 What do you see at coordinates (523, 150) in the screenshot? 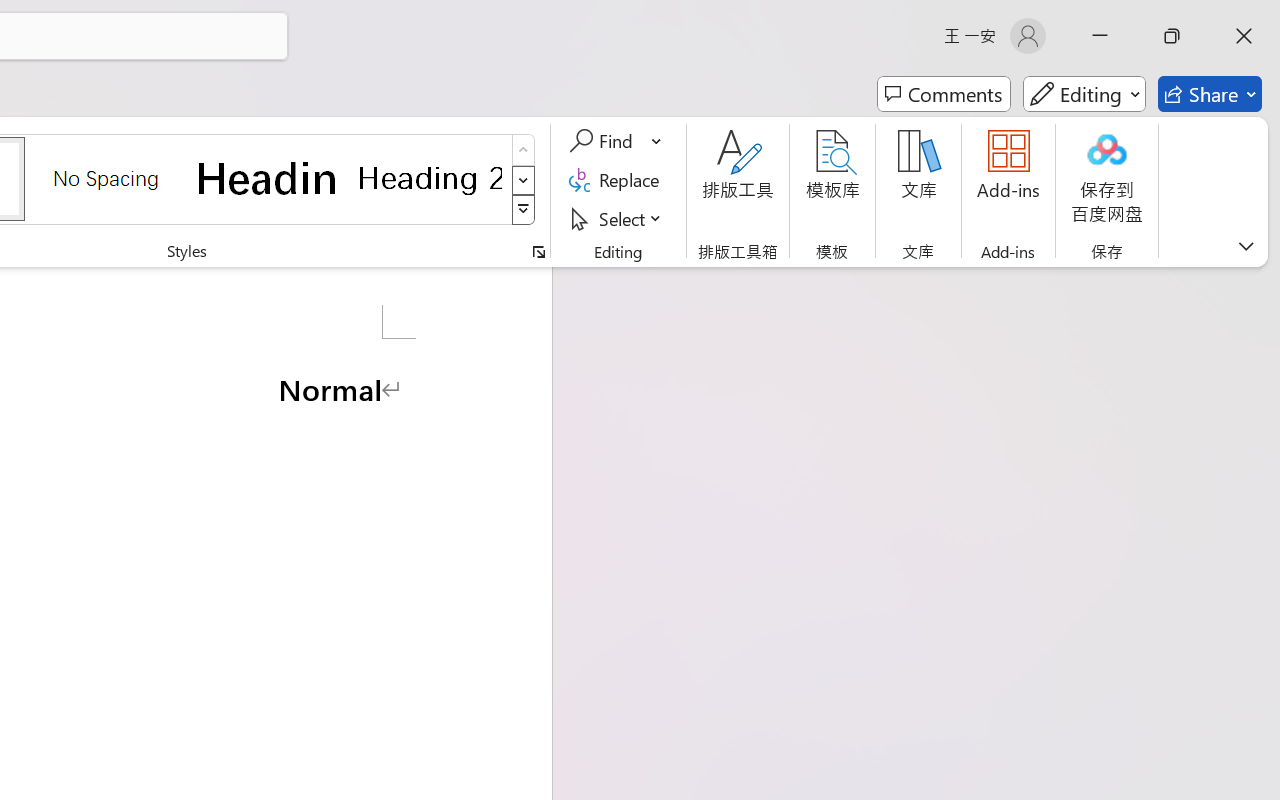
I see `'Row up'` at bounding box center [523, 150].